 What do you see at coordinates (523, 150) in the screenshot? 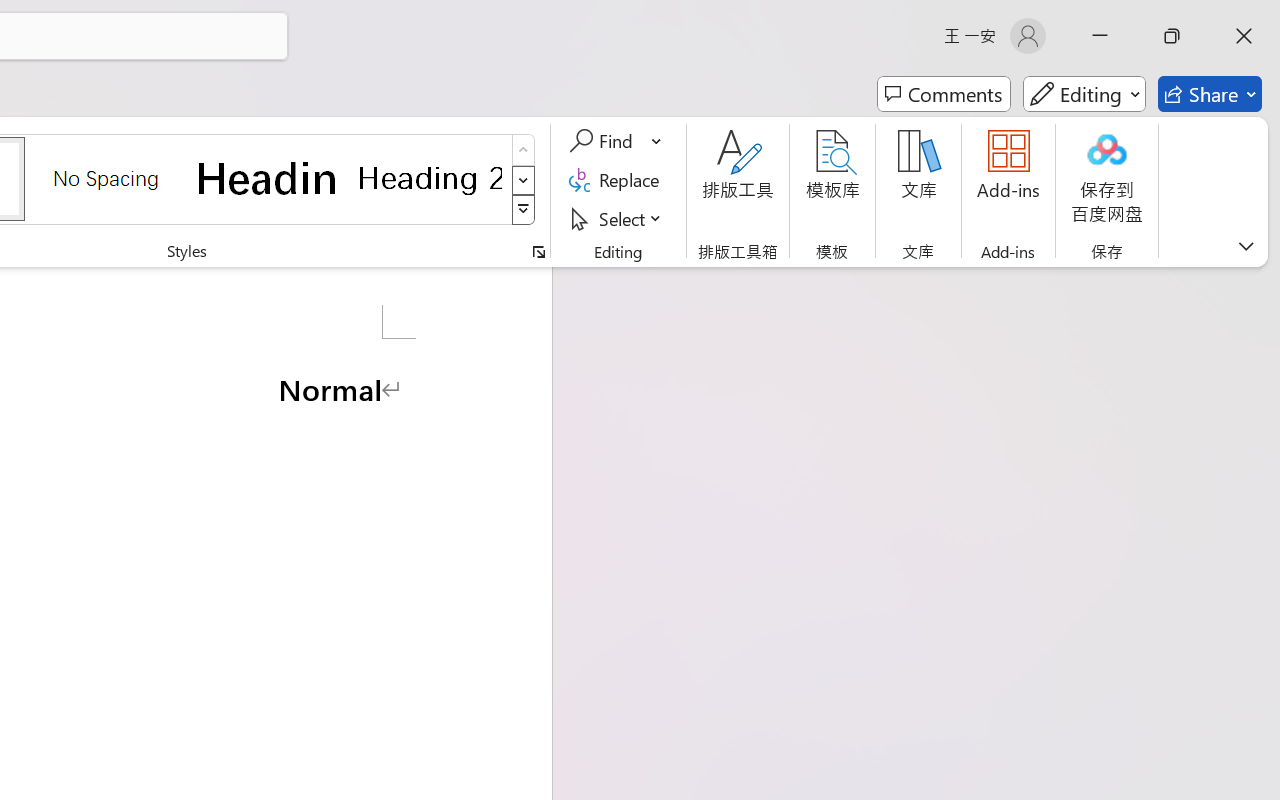
I see `'Row up'` at bounding box center [523, 150].